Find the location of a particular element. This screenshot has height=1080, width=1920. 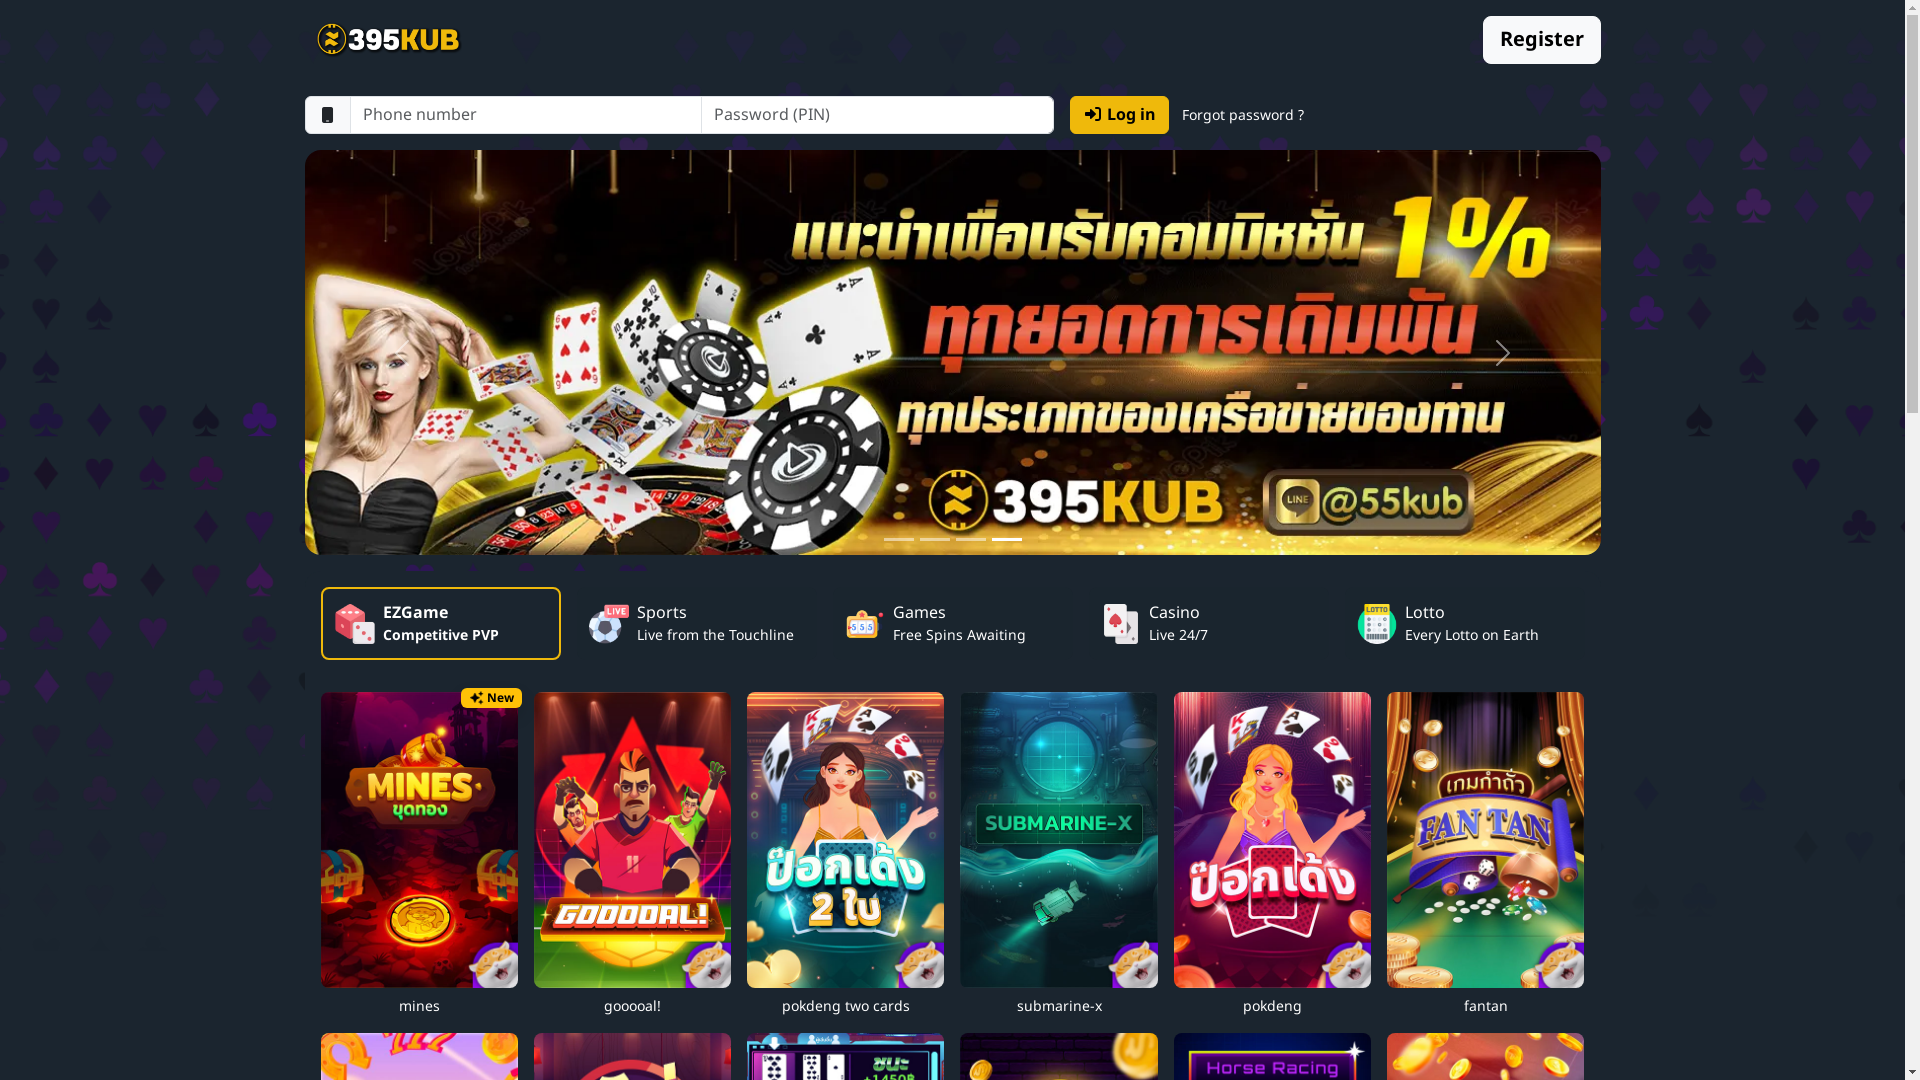

'Sports is located at coordinates (696, 622).